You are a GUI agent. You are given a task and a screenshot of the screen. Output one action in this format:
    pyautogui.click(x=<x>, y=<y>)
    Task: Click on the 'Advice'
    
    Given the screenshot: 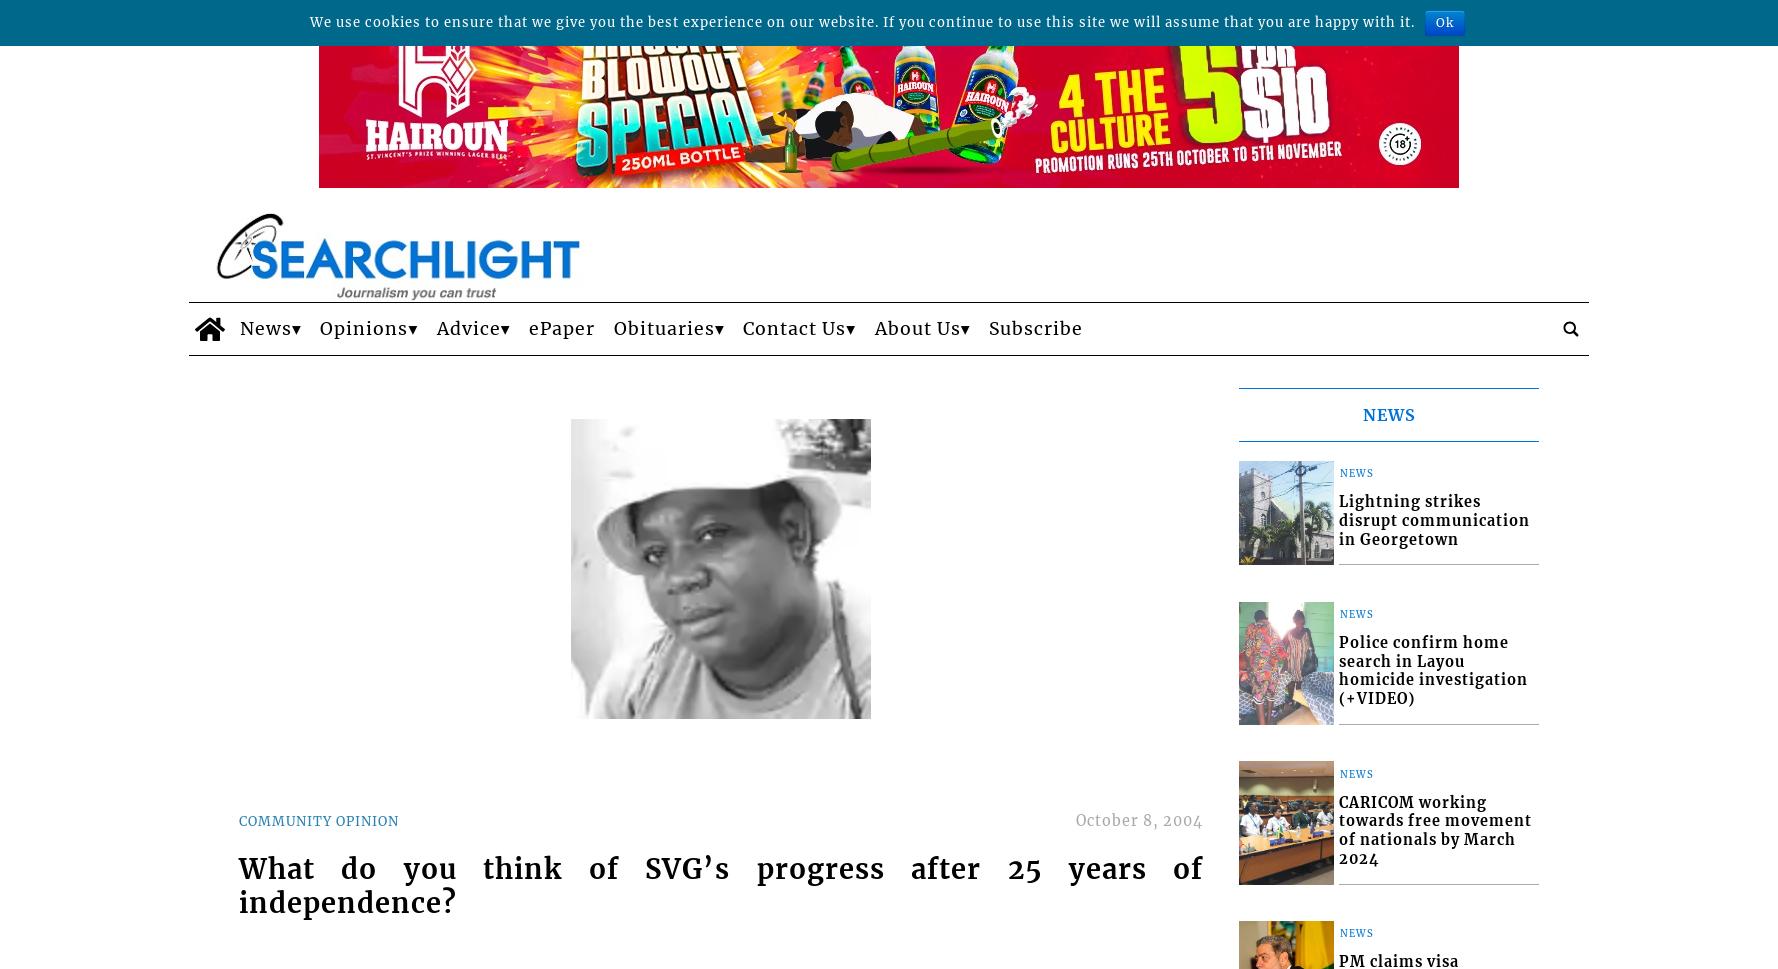 What is the action you would take?
    pyautogui.click(x=466, y=327)
    